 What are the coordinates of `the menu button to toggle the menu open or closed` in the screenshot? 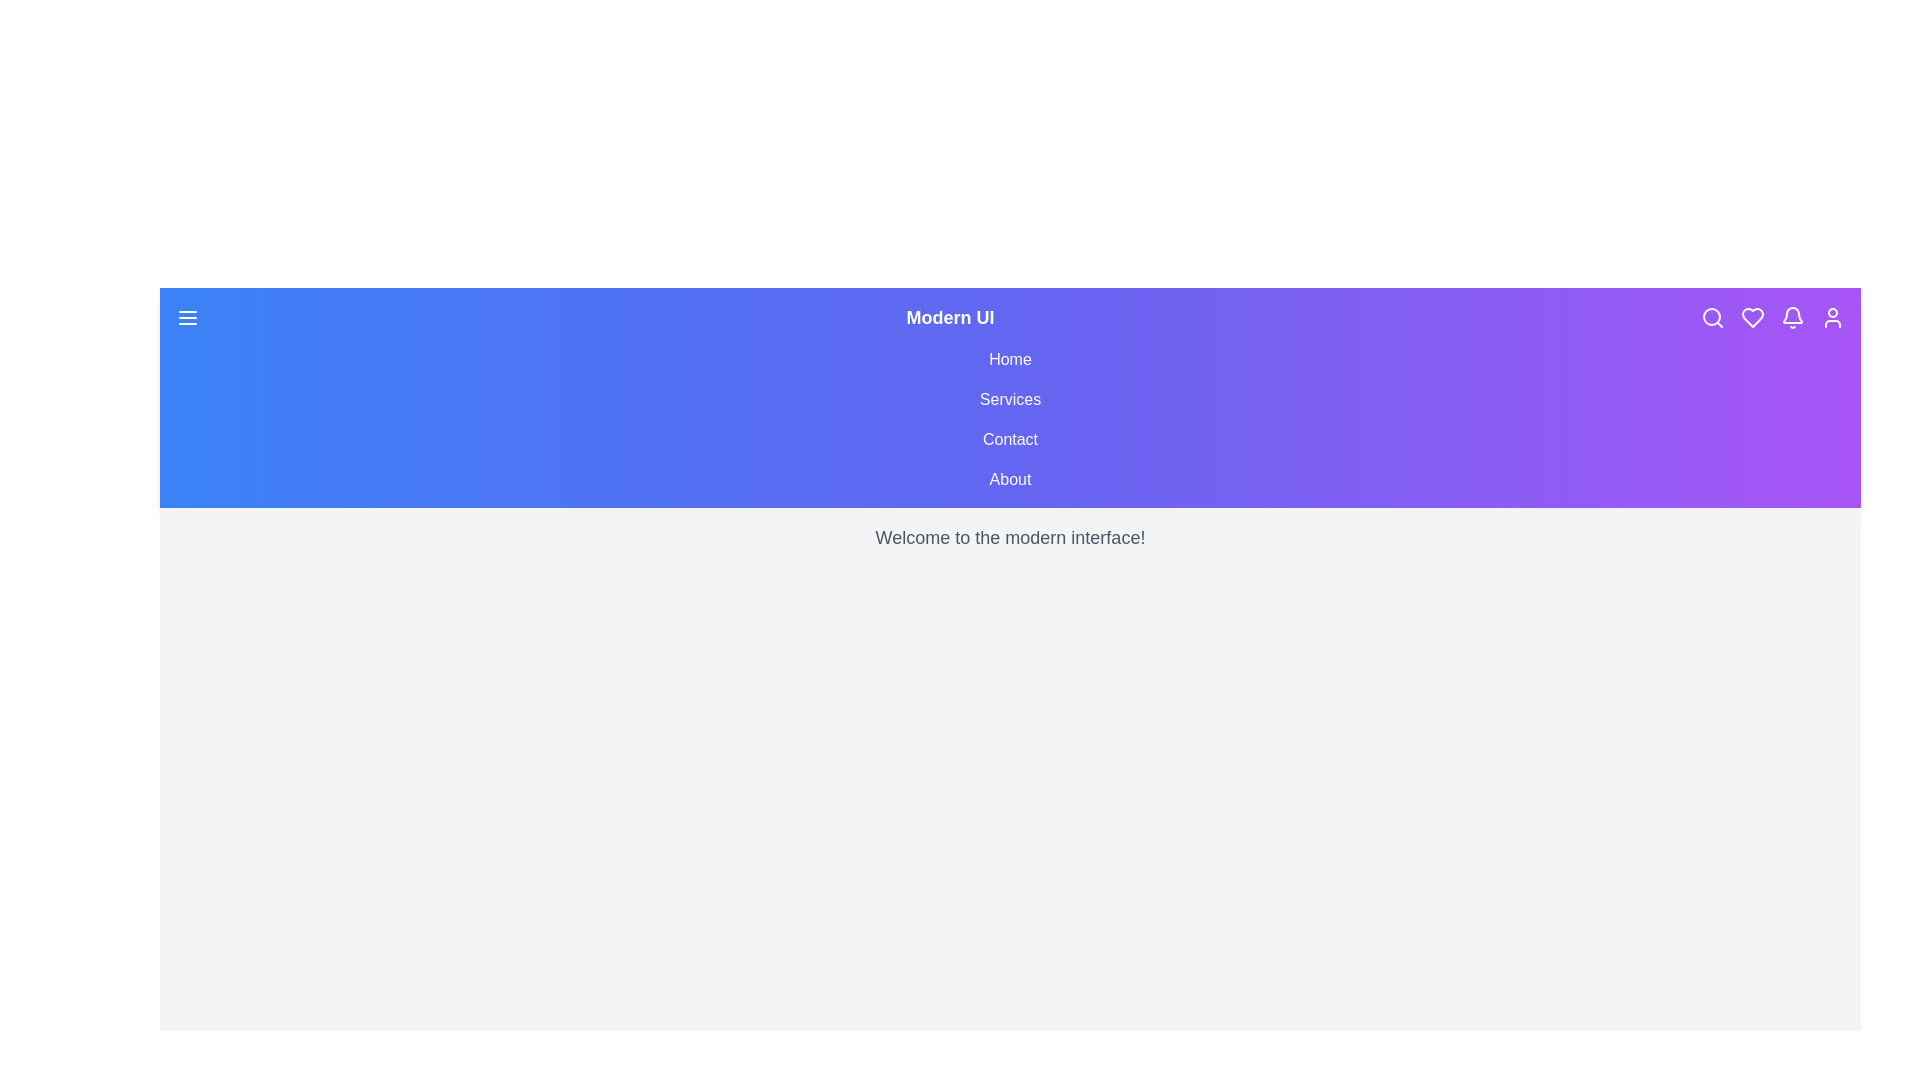 It's located at (187, 316).